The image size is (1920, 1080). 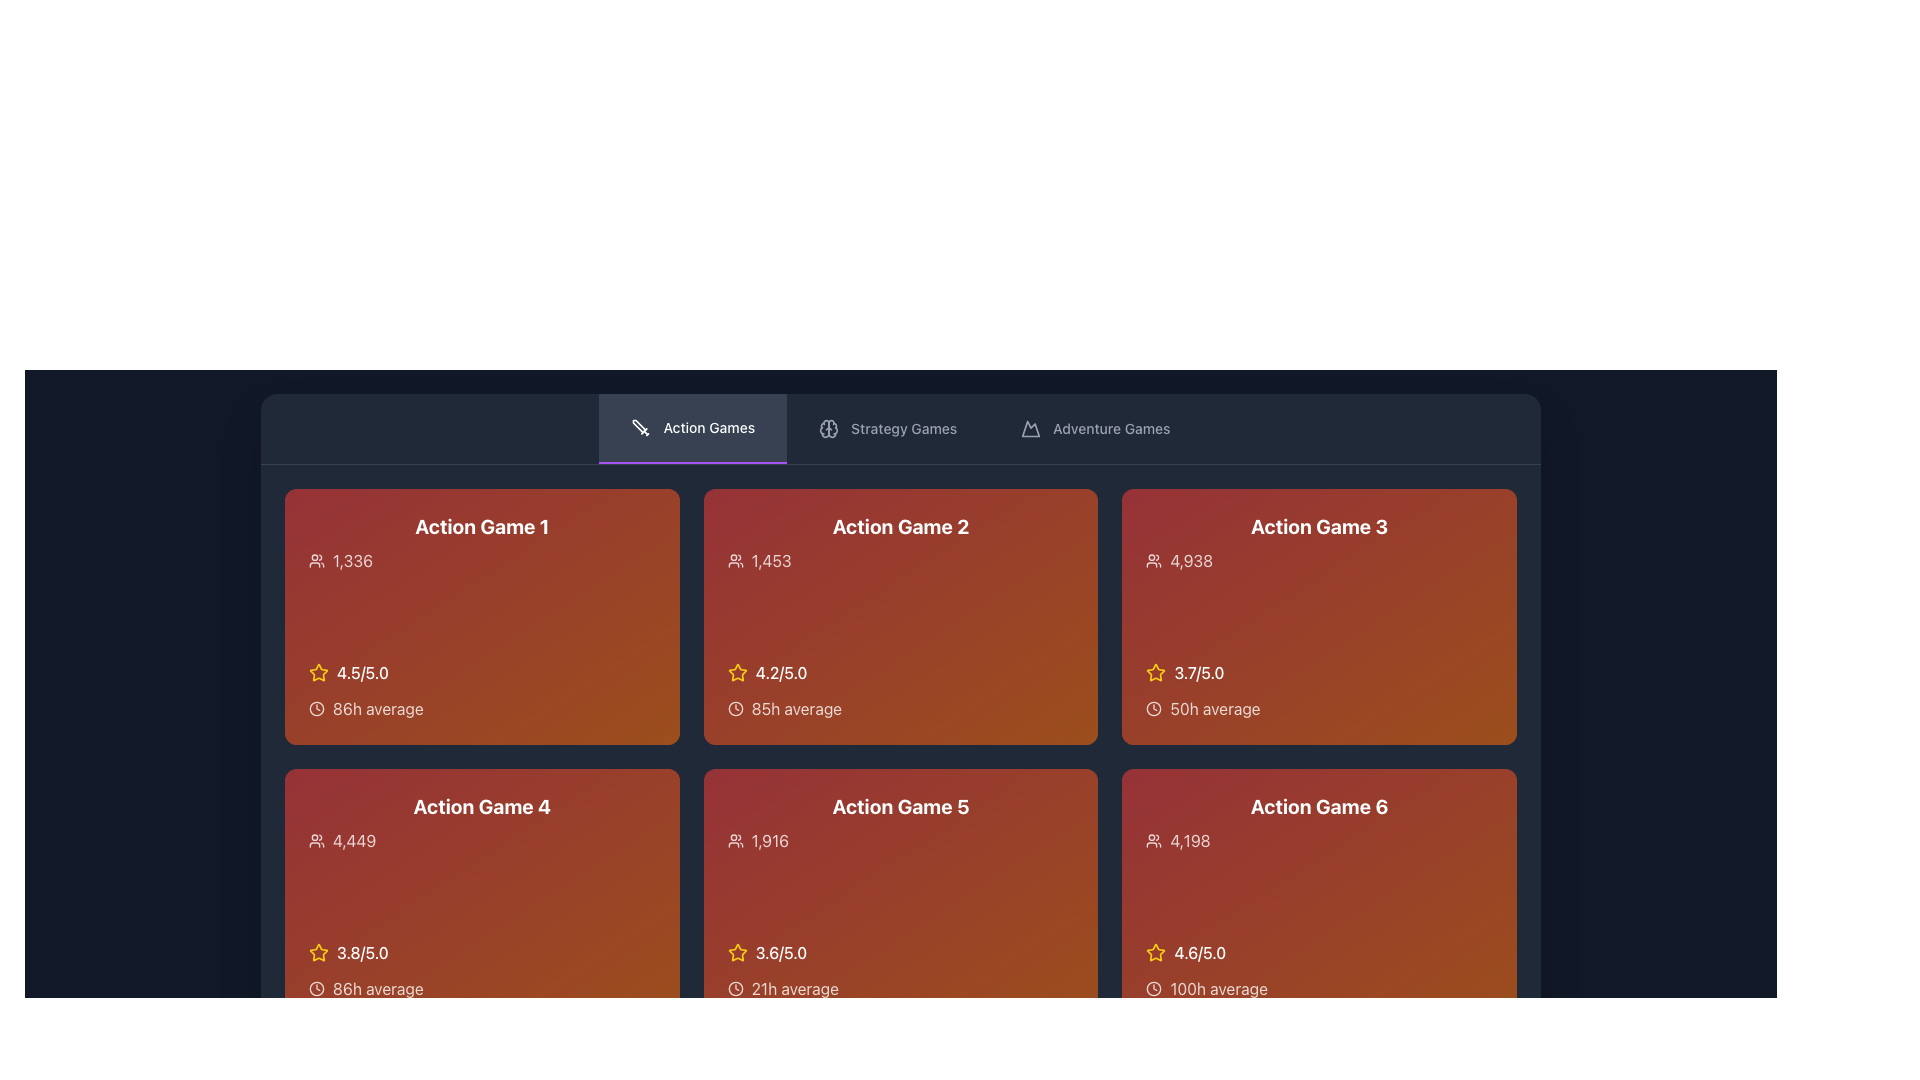 What do you see at coordinates (900, 896) in the screenshot?
I see `the game summary card located in the second row, center column of the Action Games category` at bounding box center [900, 896].